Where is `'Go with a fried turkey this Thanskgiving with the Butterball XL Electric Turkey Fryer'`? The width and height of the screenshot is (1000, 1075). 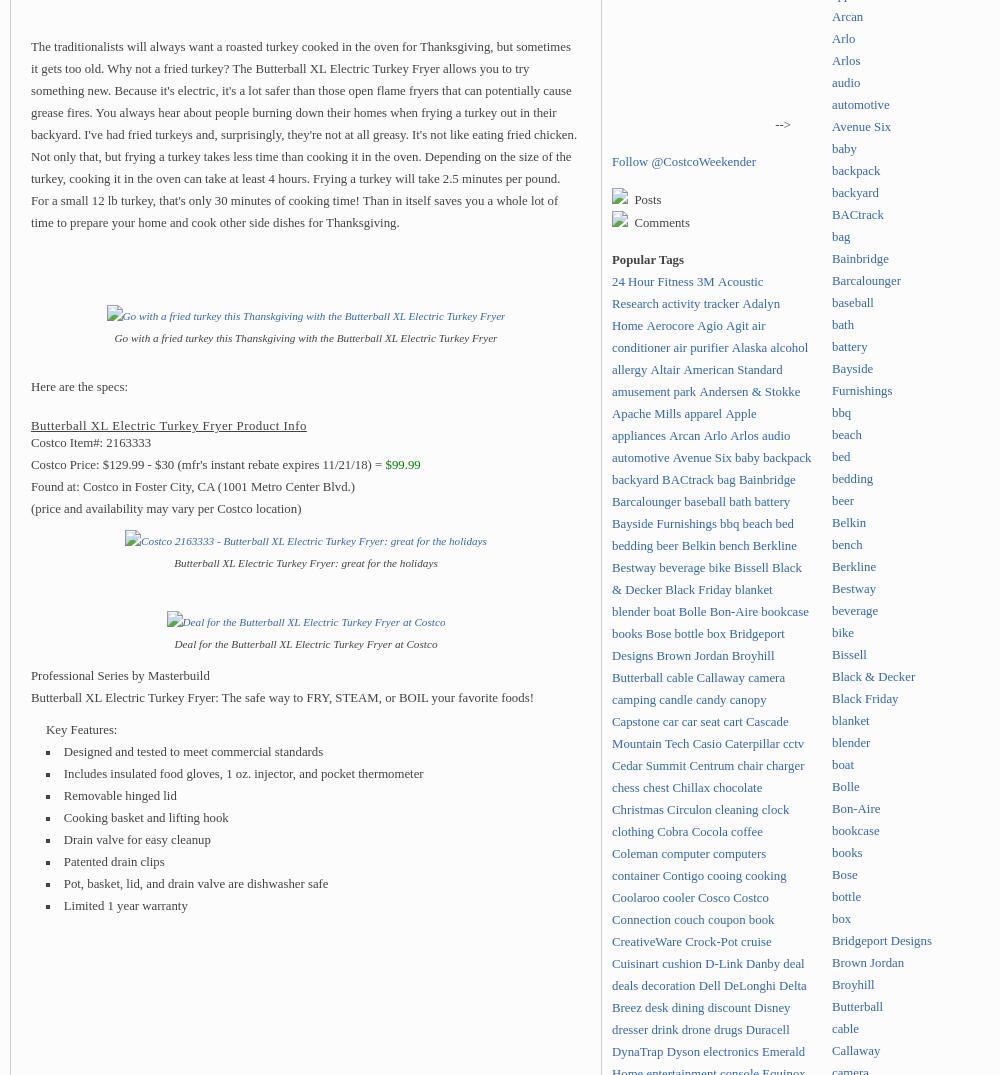 'Go with a fried turkey this Thanskgiving with the Butterball XL Electric Turkey Fryer' is located at coordinates (305, 336).